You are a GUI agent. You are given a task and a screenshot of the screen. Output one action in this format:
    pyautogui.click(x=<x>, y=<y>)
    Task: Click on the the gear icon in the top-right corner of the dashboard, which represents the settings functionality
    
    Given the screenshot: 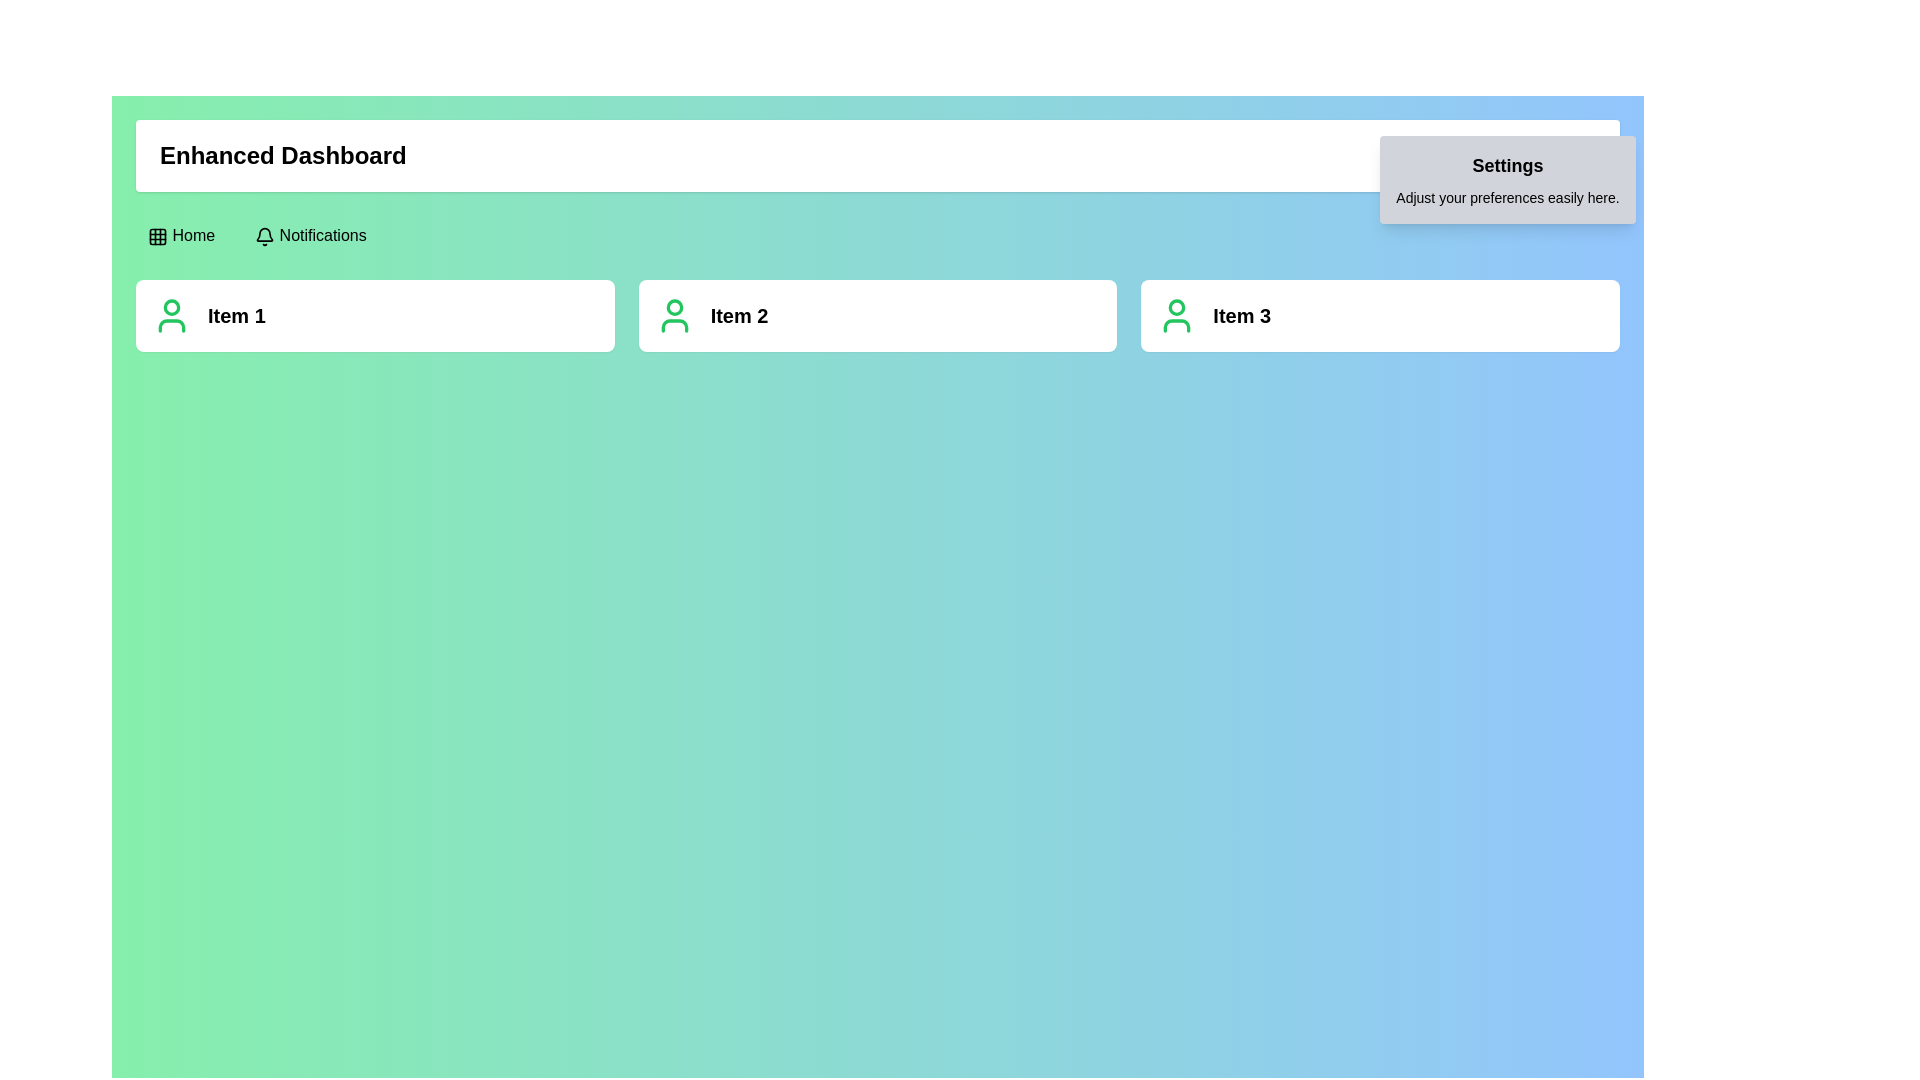 What is the action you would take?
    pyautogui.click(x=1478, y=154)
    